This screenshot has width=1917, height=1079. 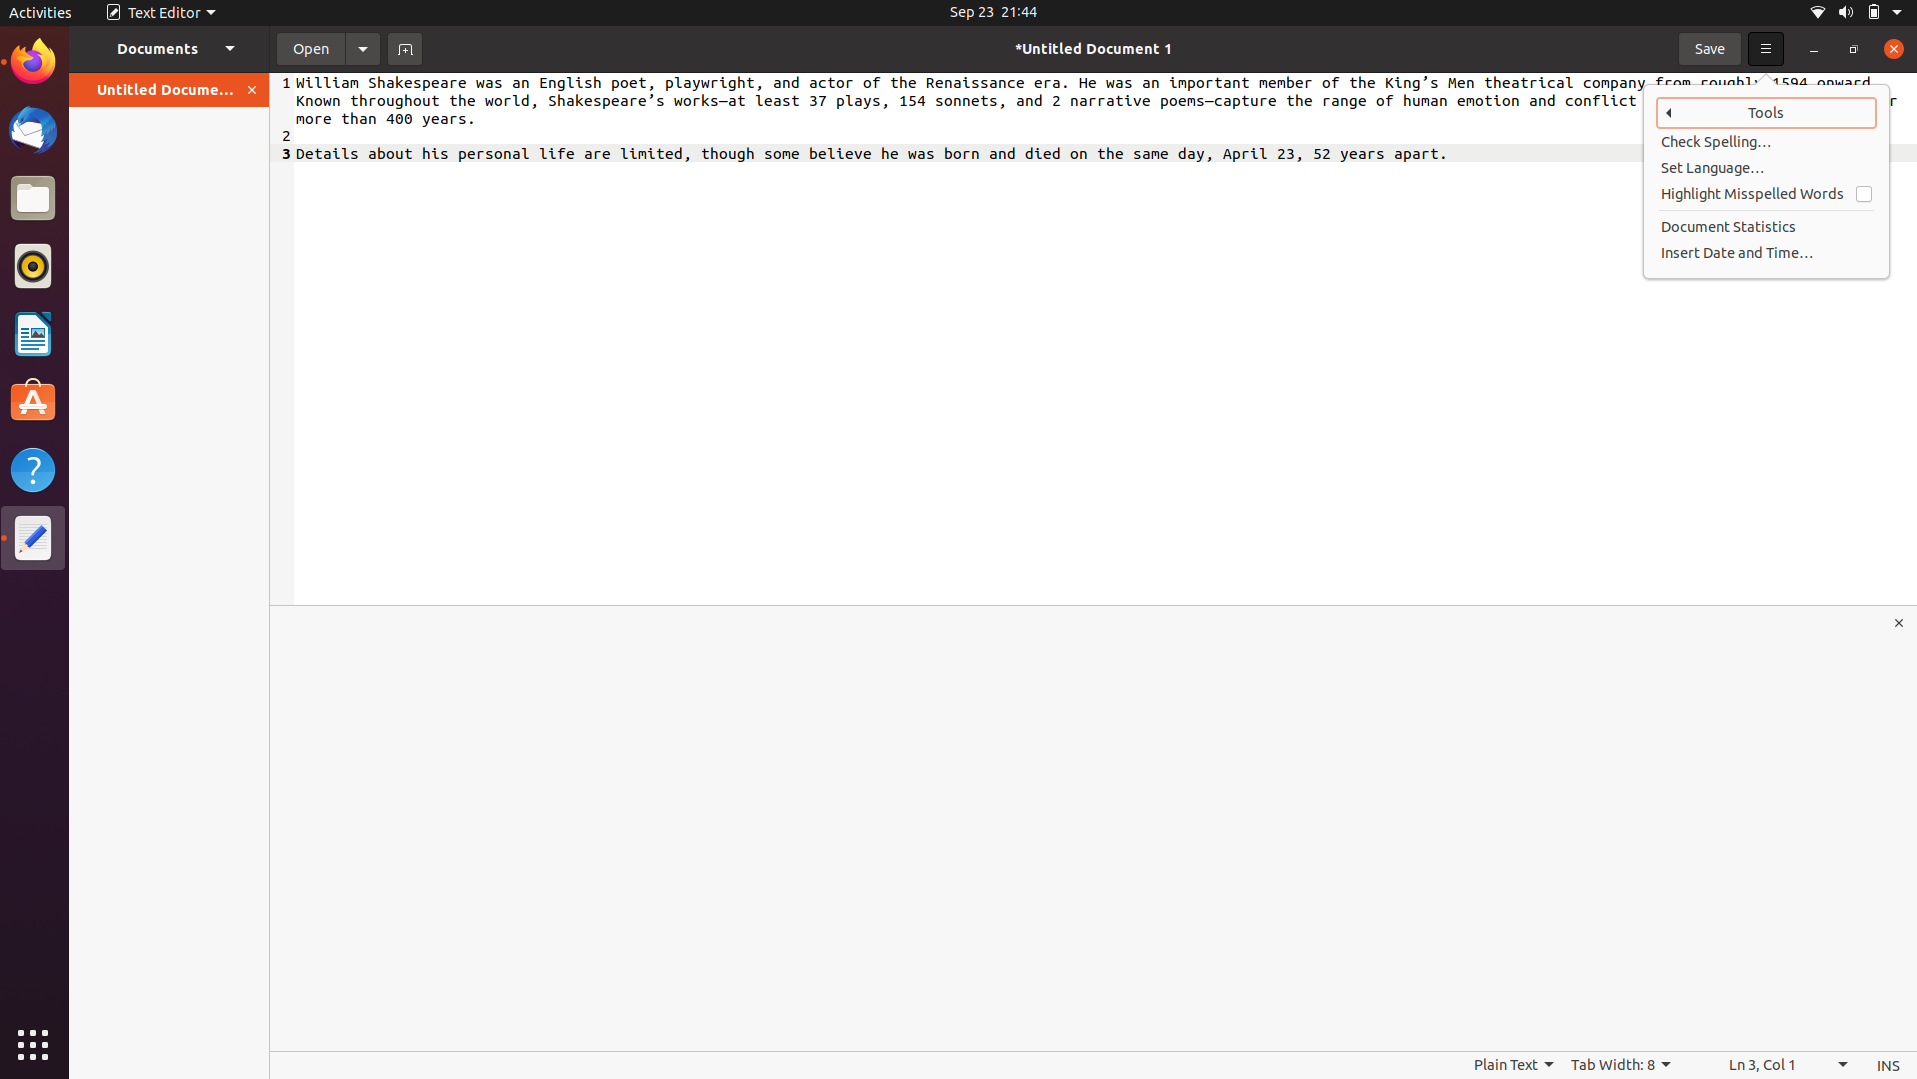 I want to click on Load the document time.docx, so click(x=307, y=47).